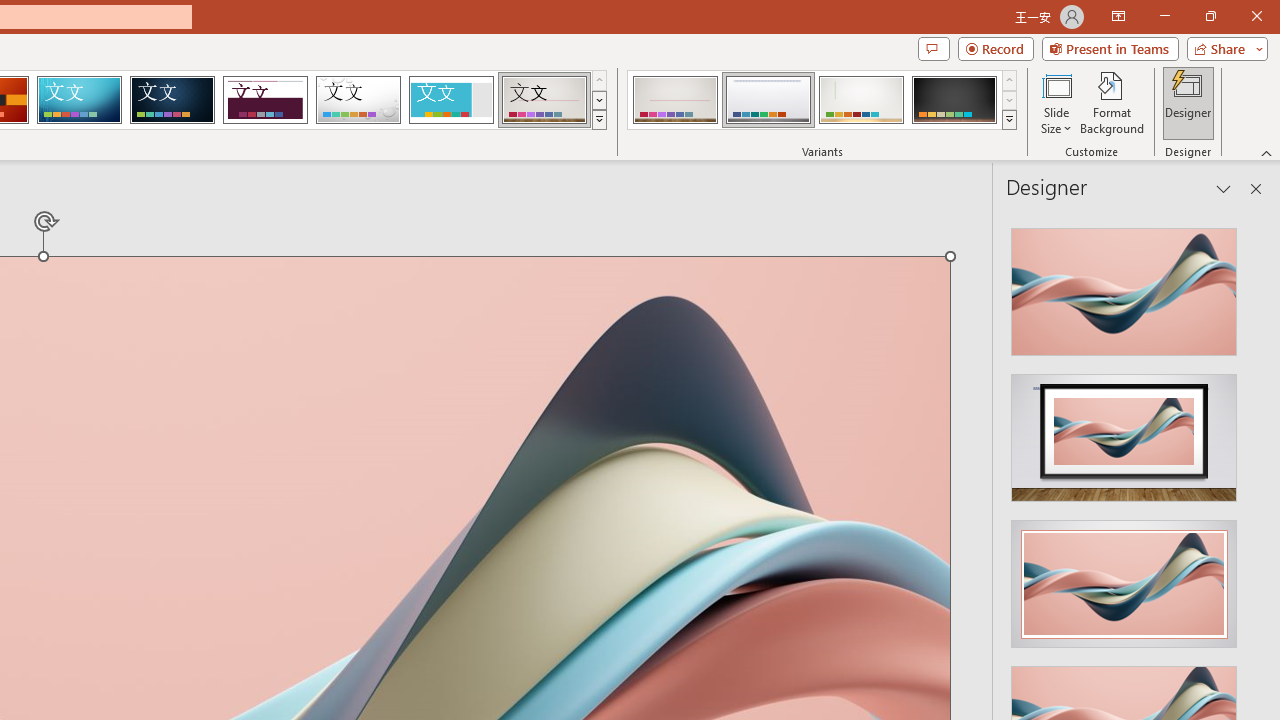 The width and height of the screenshot is (1280, 720). What do you see at coordinates (1009, 120) in the screenshot?
I see `'Variants'` at bounding box center [1009, 120].